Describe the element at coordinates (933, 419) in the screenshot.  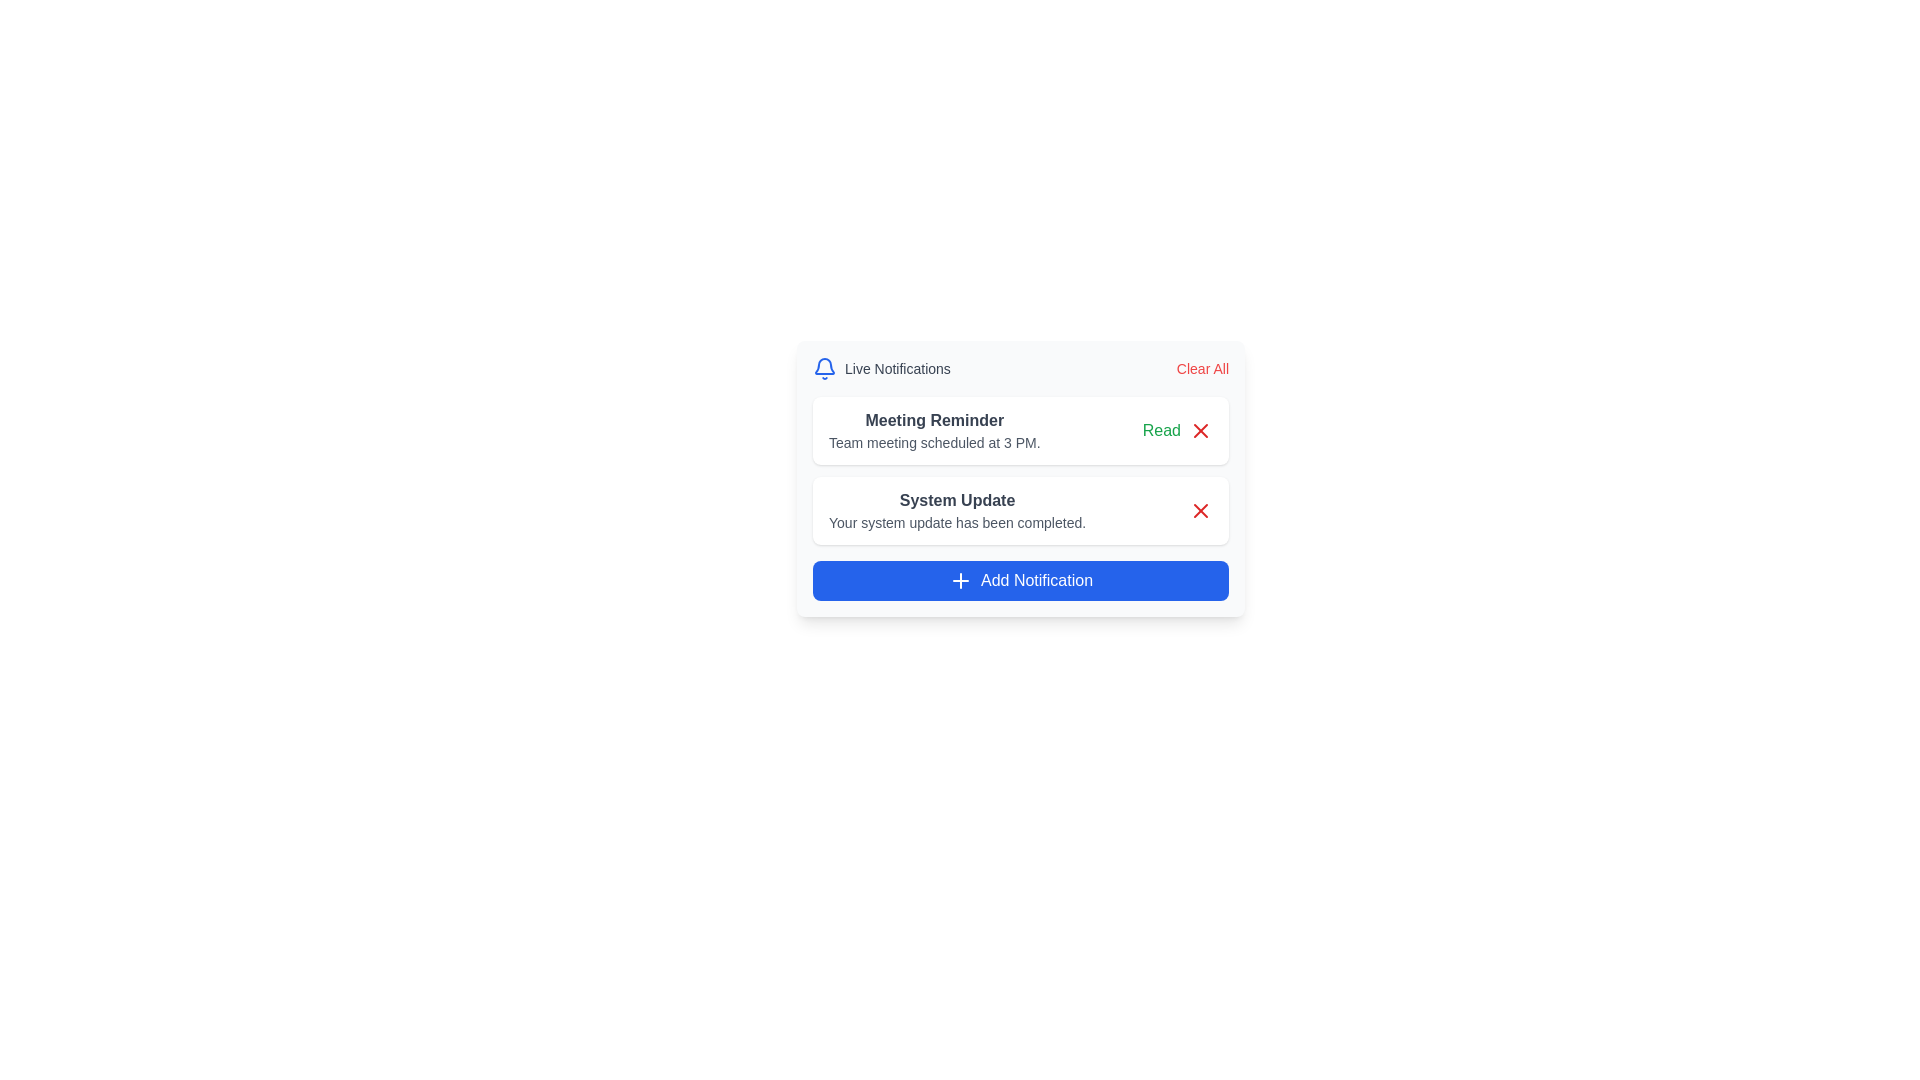
I see `the Text Label that serves as the title for the notification, located at the upper-middle portion of the notification card, above the descriptive text` at that location.